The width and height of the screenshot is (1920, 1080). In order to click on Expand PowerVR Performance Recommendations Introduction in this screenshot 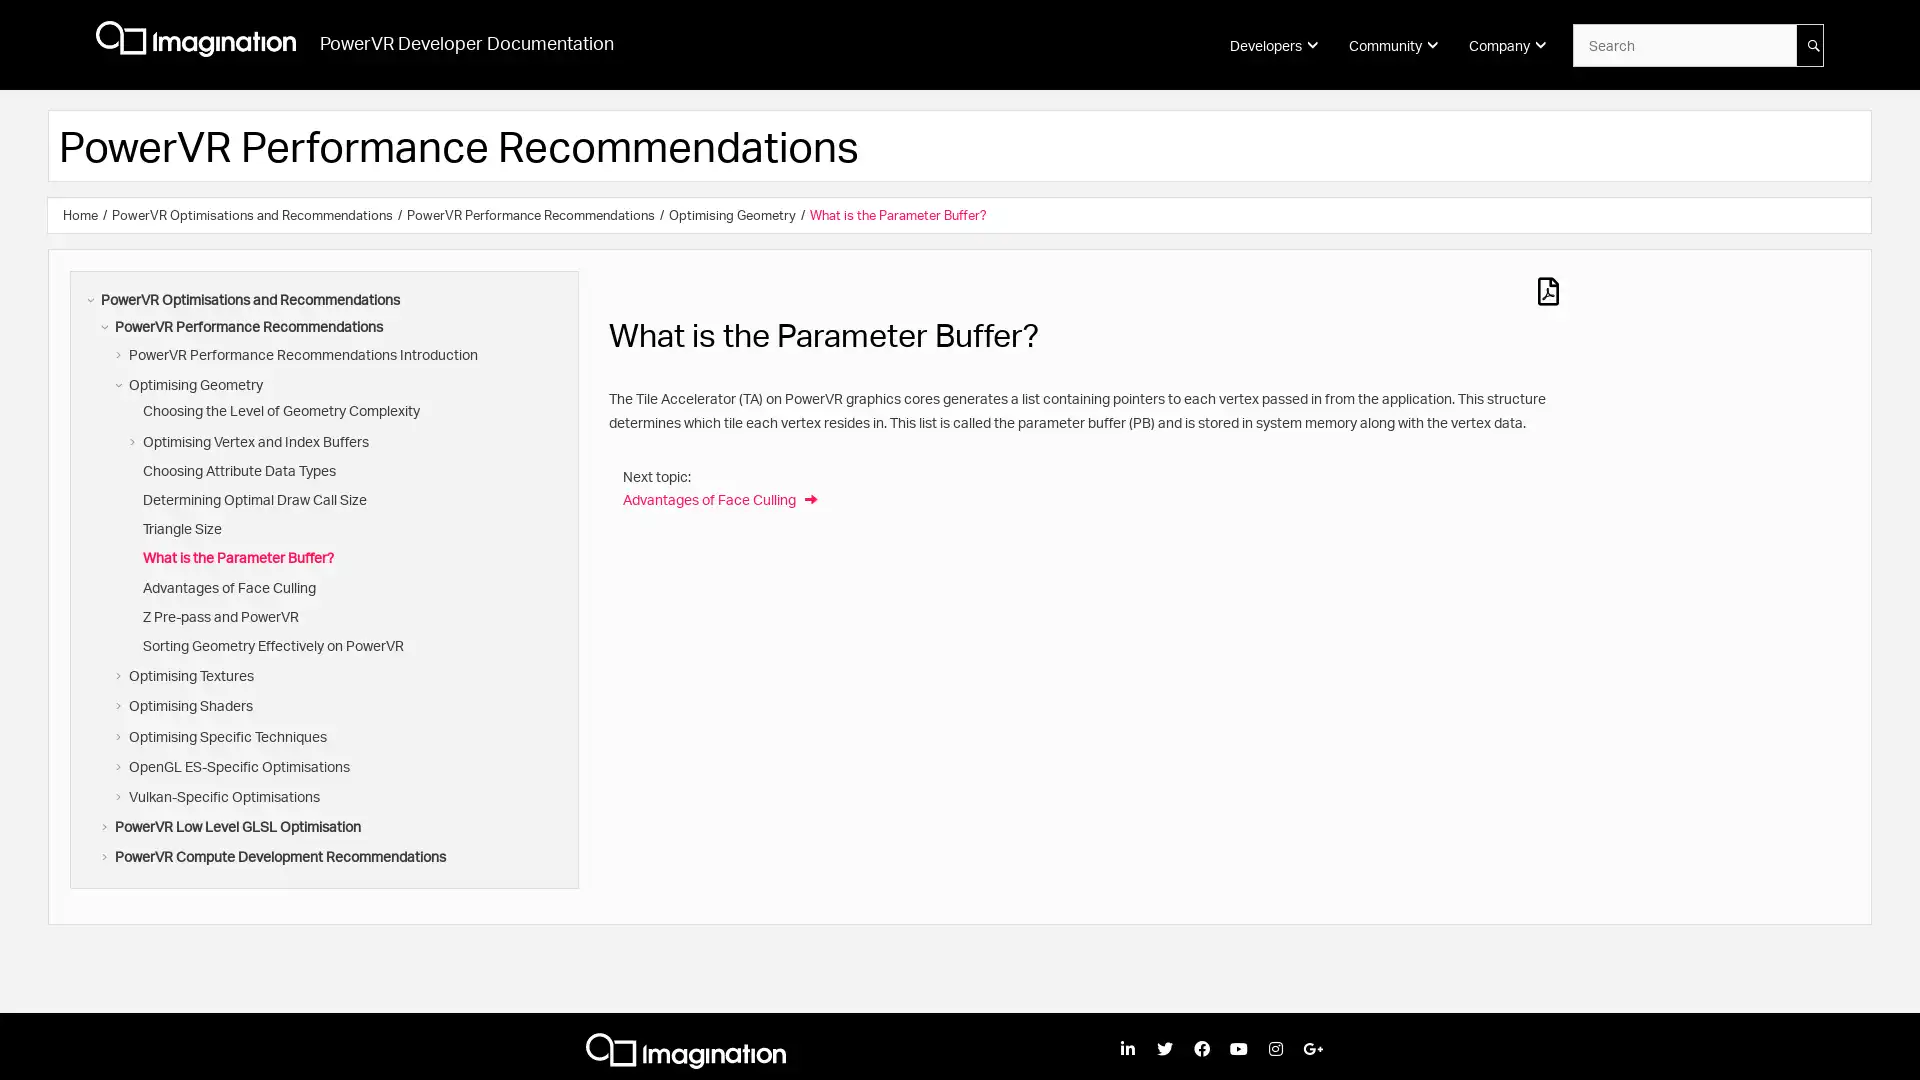, I will do `click(119, 353)`.